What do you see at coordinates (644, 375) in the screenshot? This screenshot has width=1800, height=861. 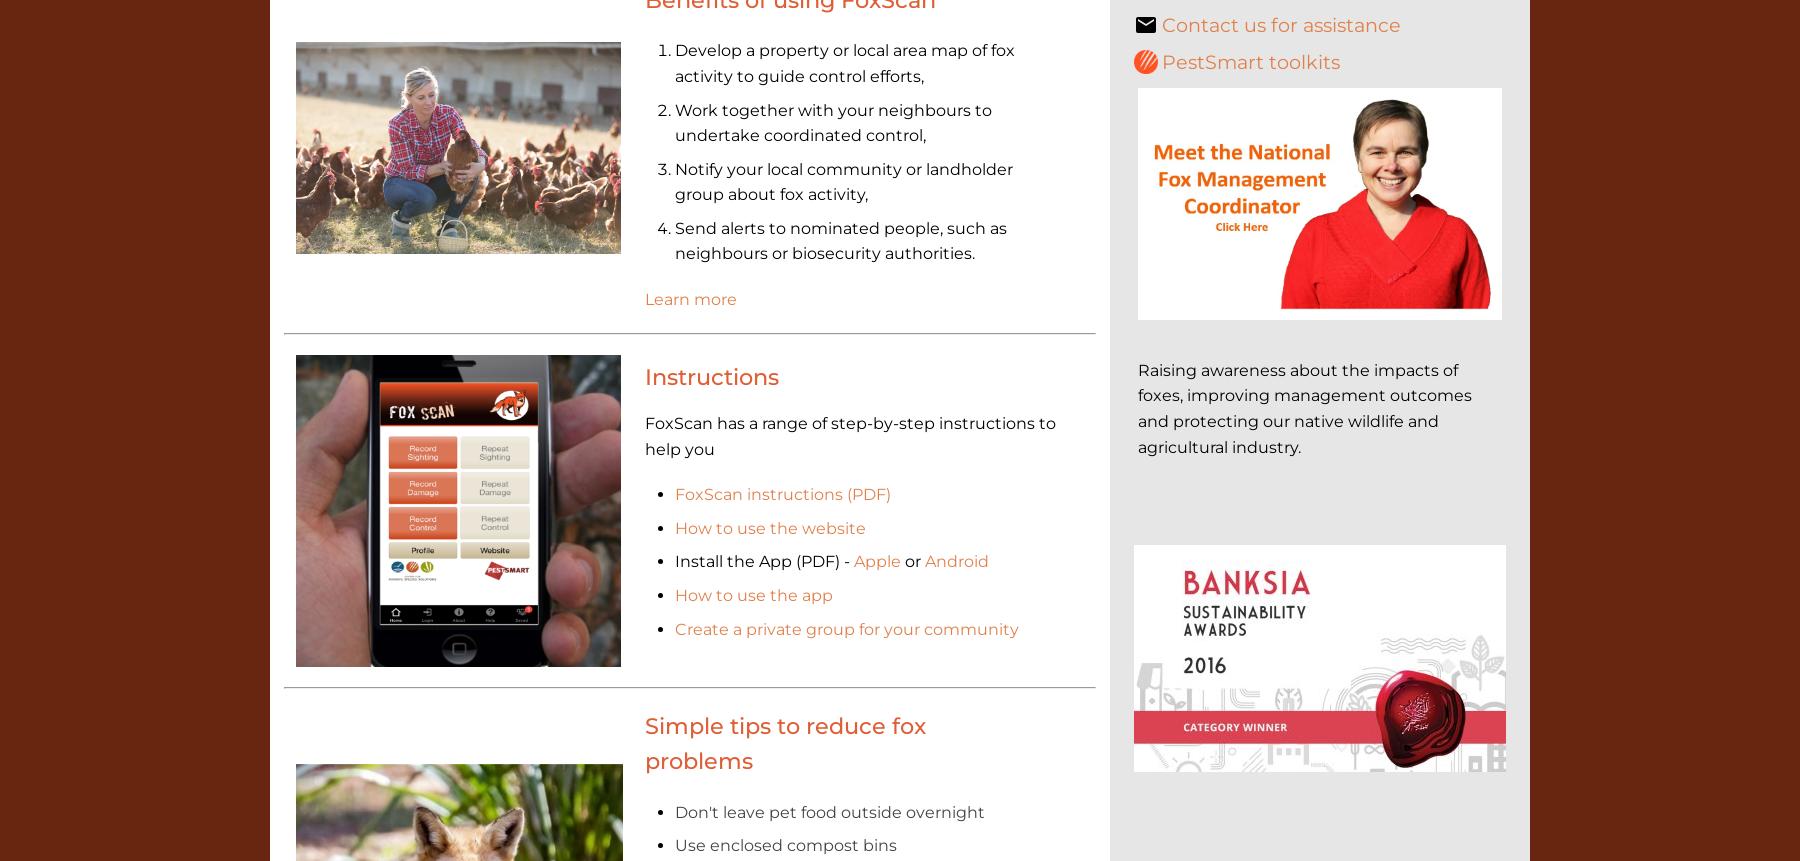 I see `'Instructions'` at bounding box center [644, 375].